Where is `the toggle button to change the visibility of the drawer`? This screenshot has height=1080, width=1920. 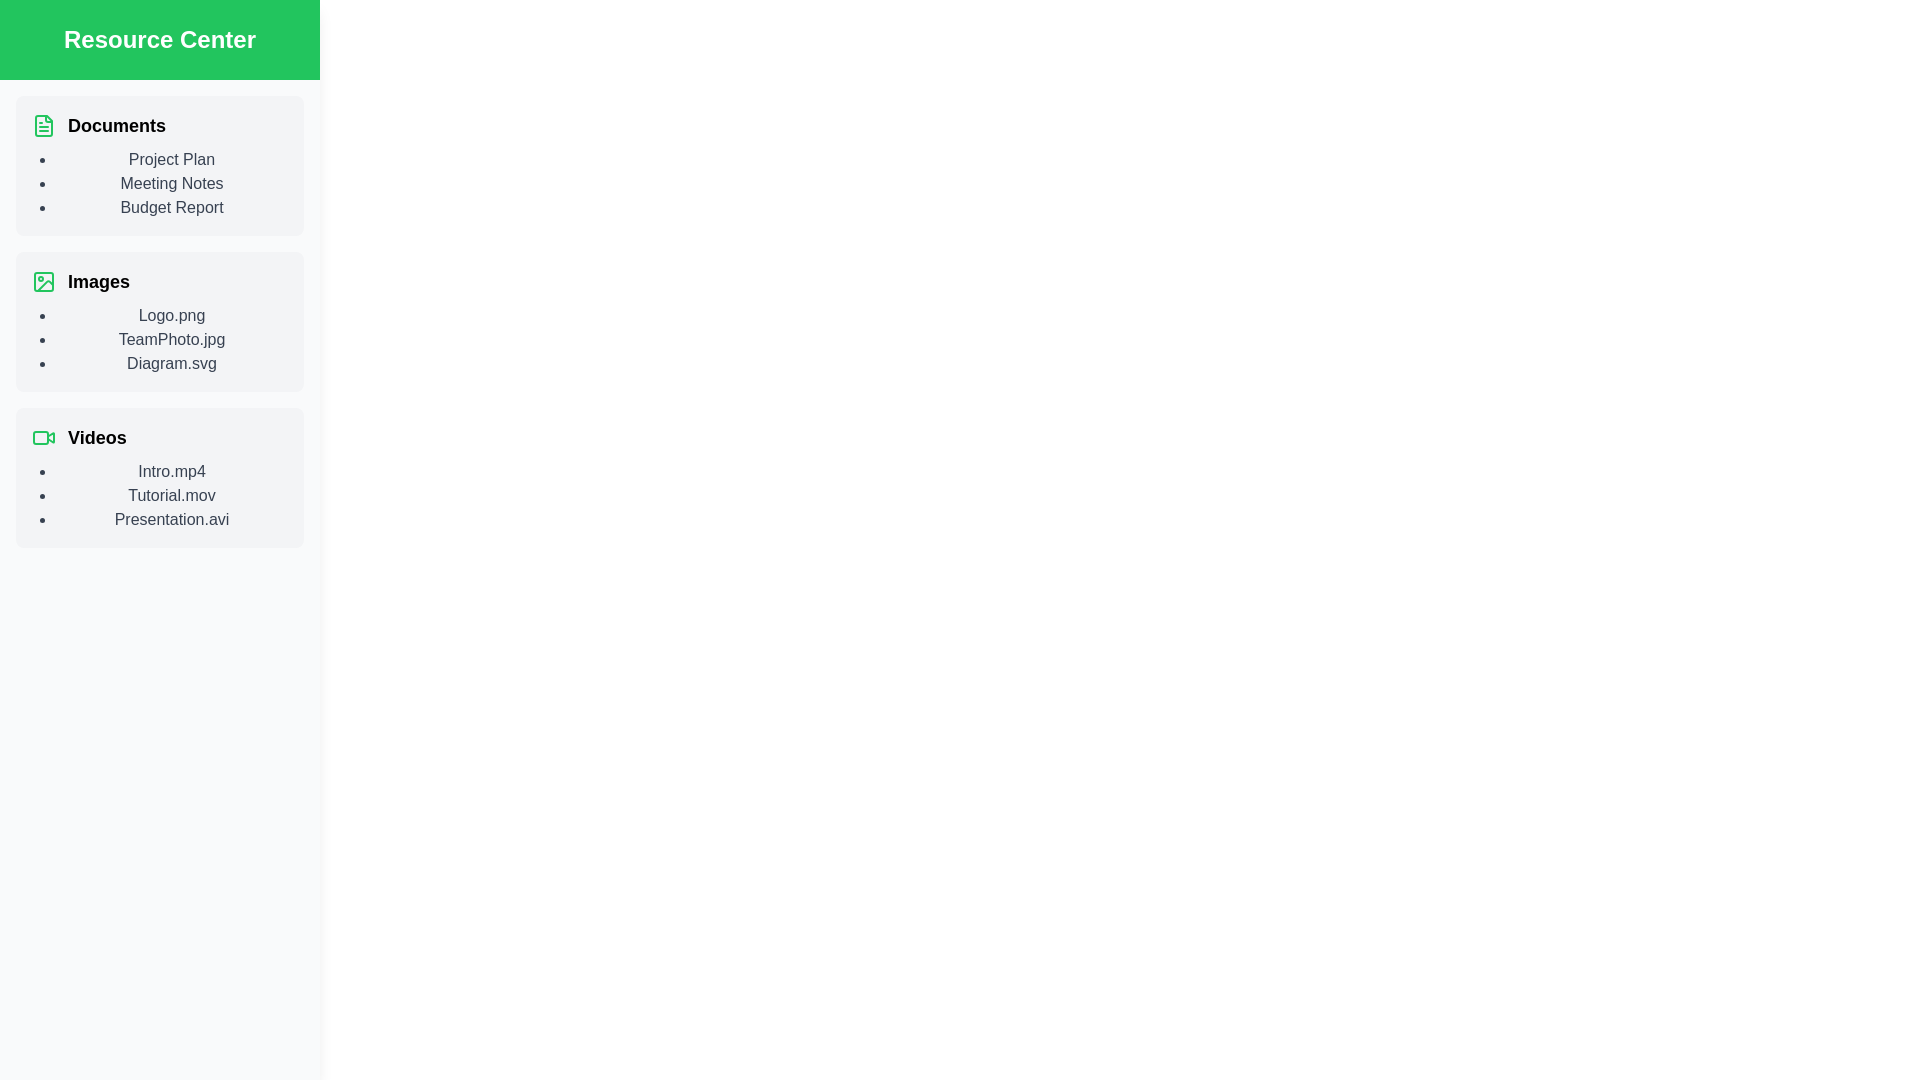 the toggle button to change the visibility of the drawer is located at coordinates (39, 39).